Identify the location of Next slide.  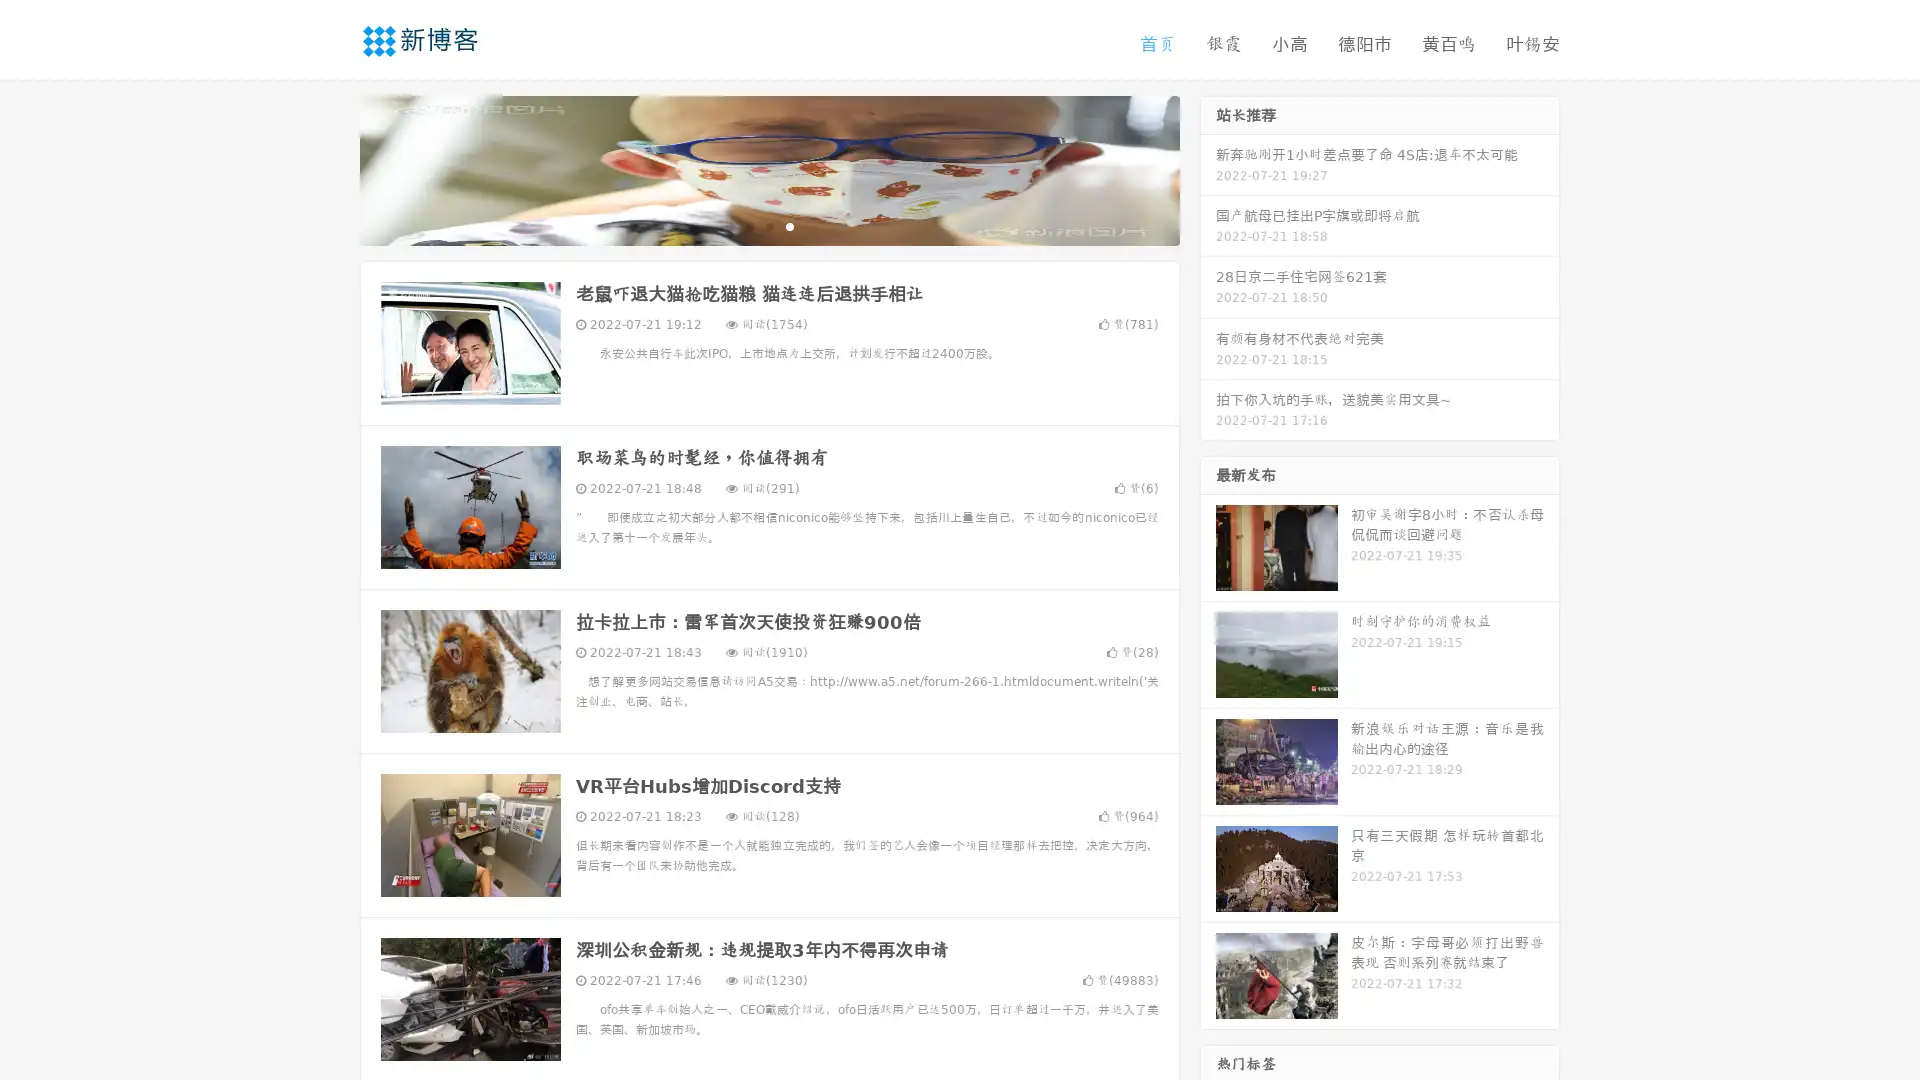
(1208, 168).